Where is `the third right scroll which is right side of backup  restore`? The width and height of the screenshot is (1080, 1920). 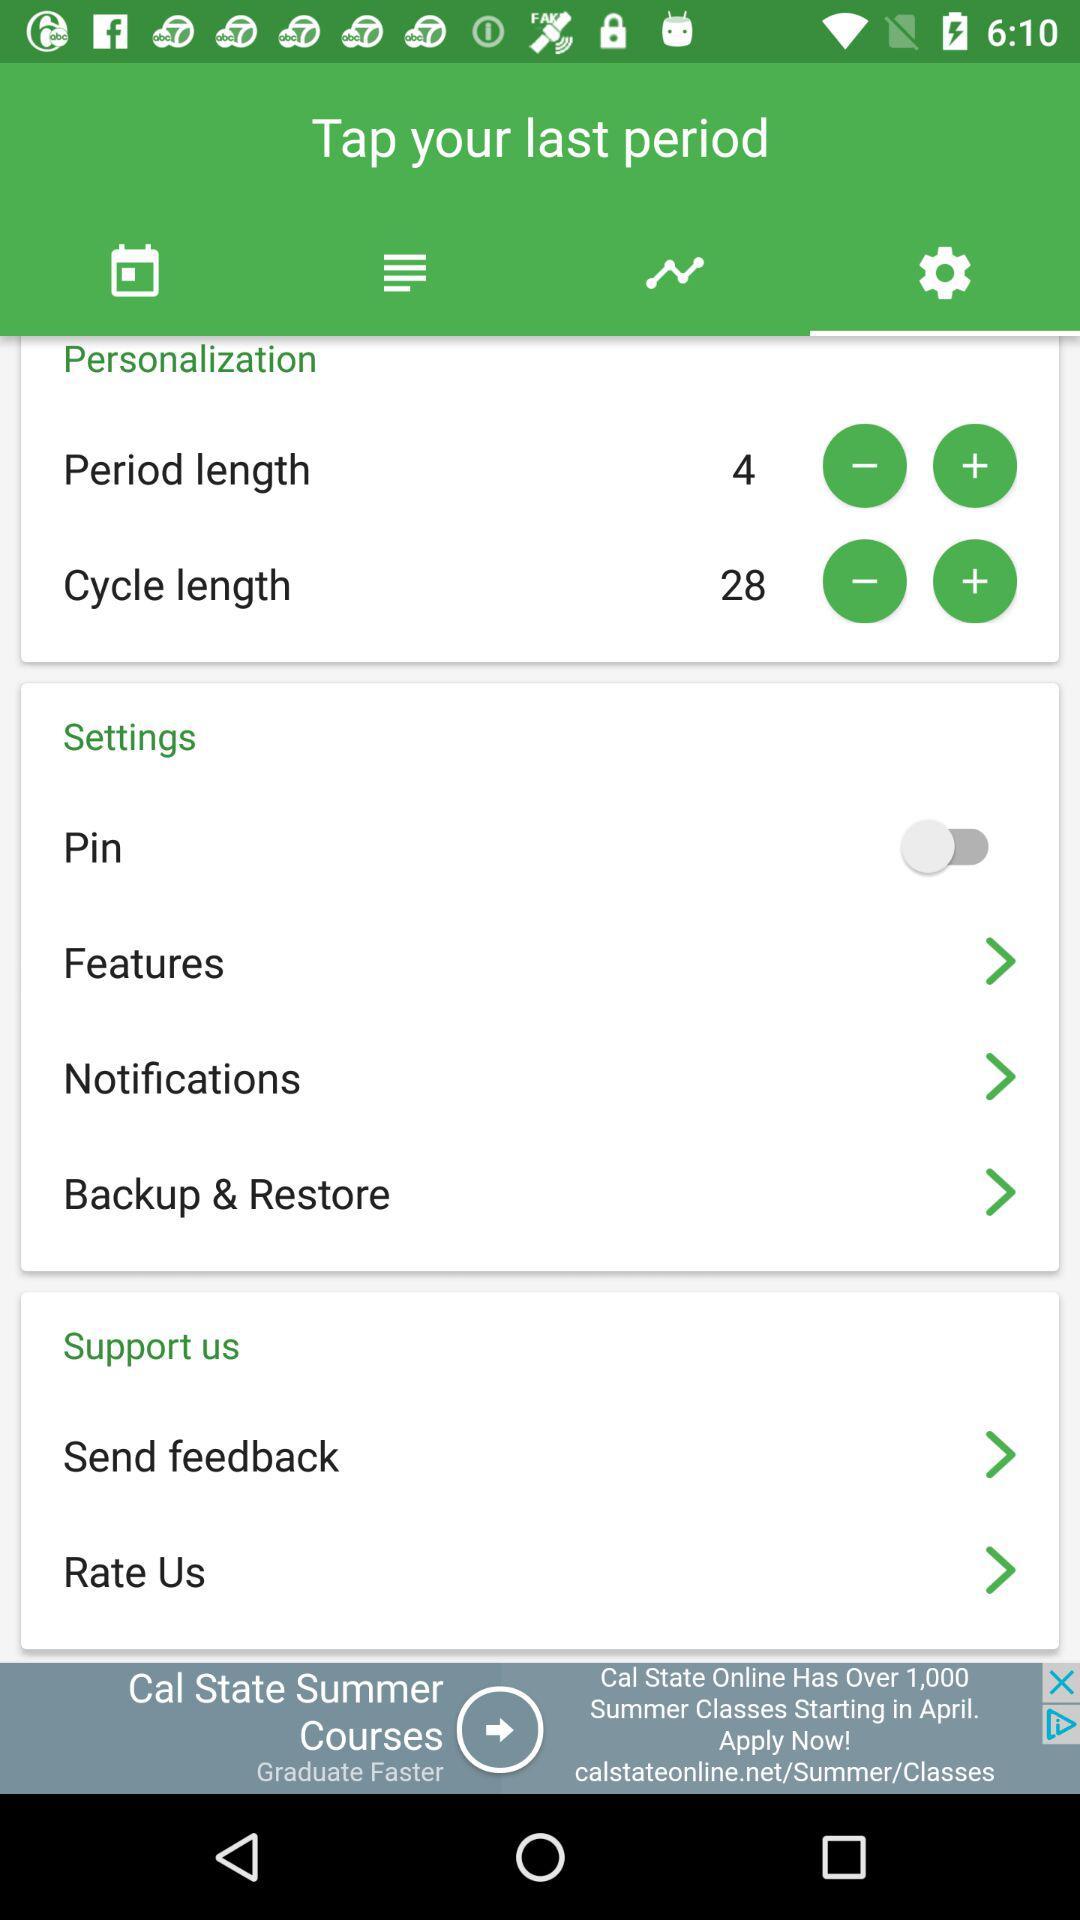
the third right scroll which is right side of backup  restore is located at coordinates (1001, 1192).